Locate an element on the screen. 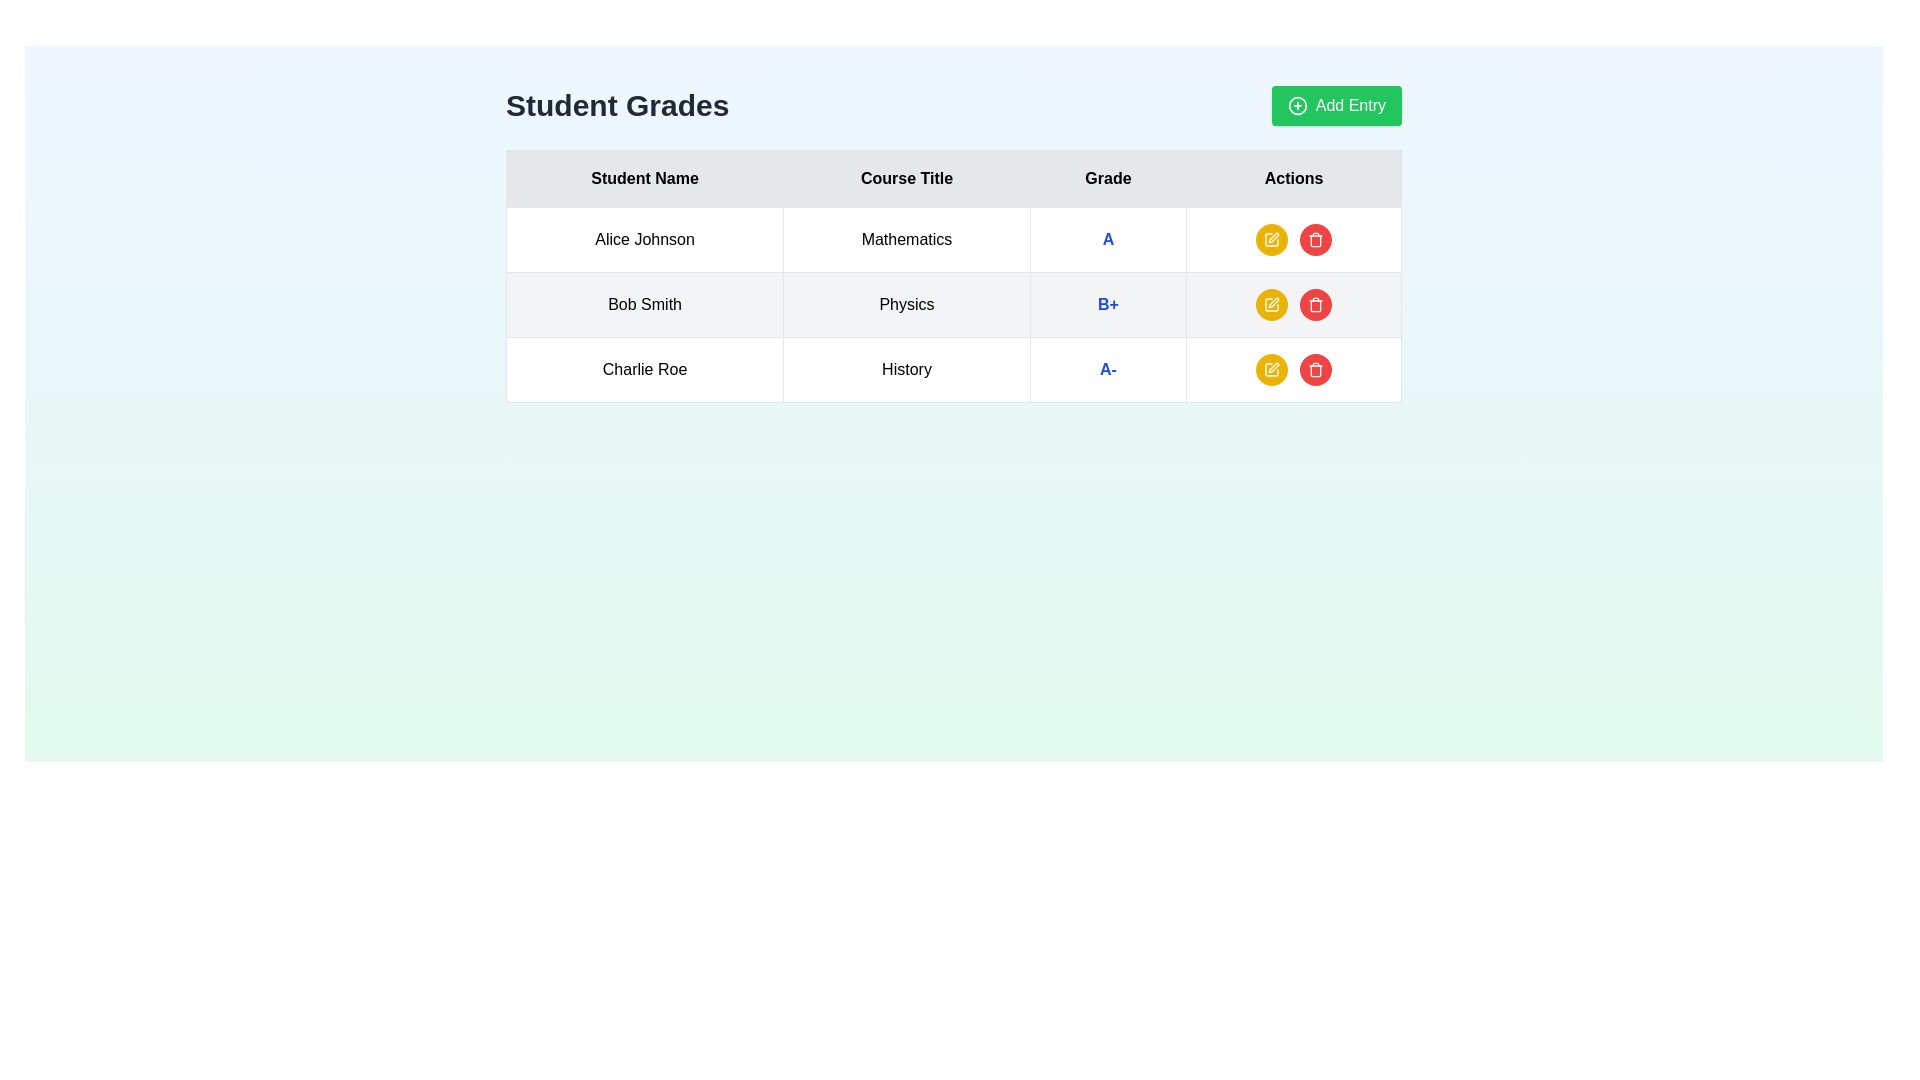  the small square button with a yellow background and a pen icon located in the 'Actions' column of the last row corresponding to 'Charlie Roe' is located at coordinates (1271, 370).